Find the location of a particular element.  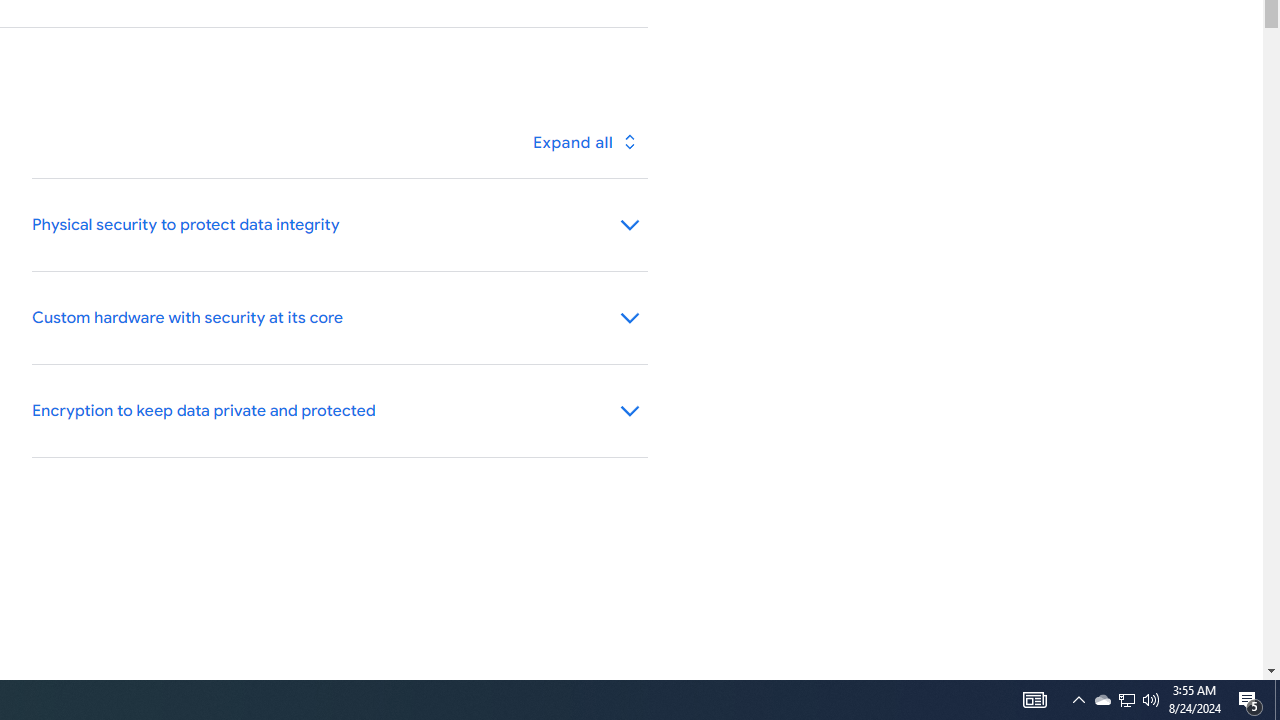

'Encryption to keep data private and protected' is located at coordinates (339, 410).